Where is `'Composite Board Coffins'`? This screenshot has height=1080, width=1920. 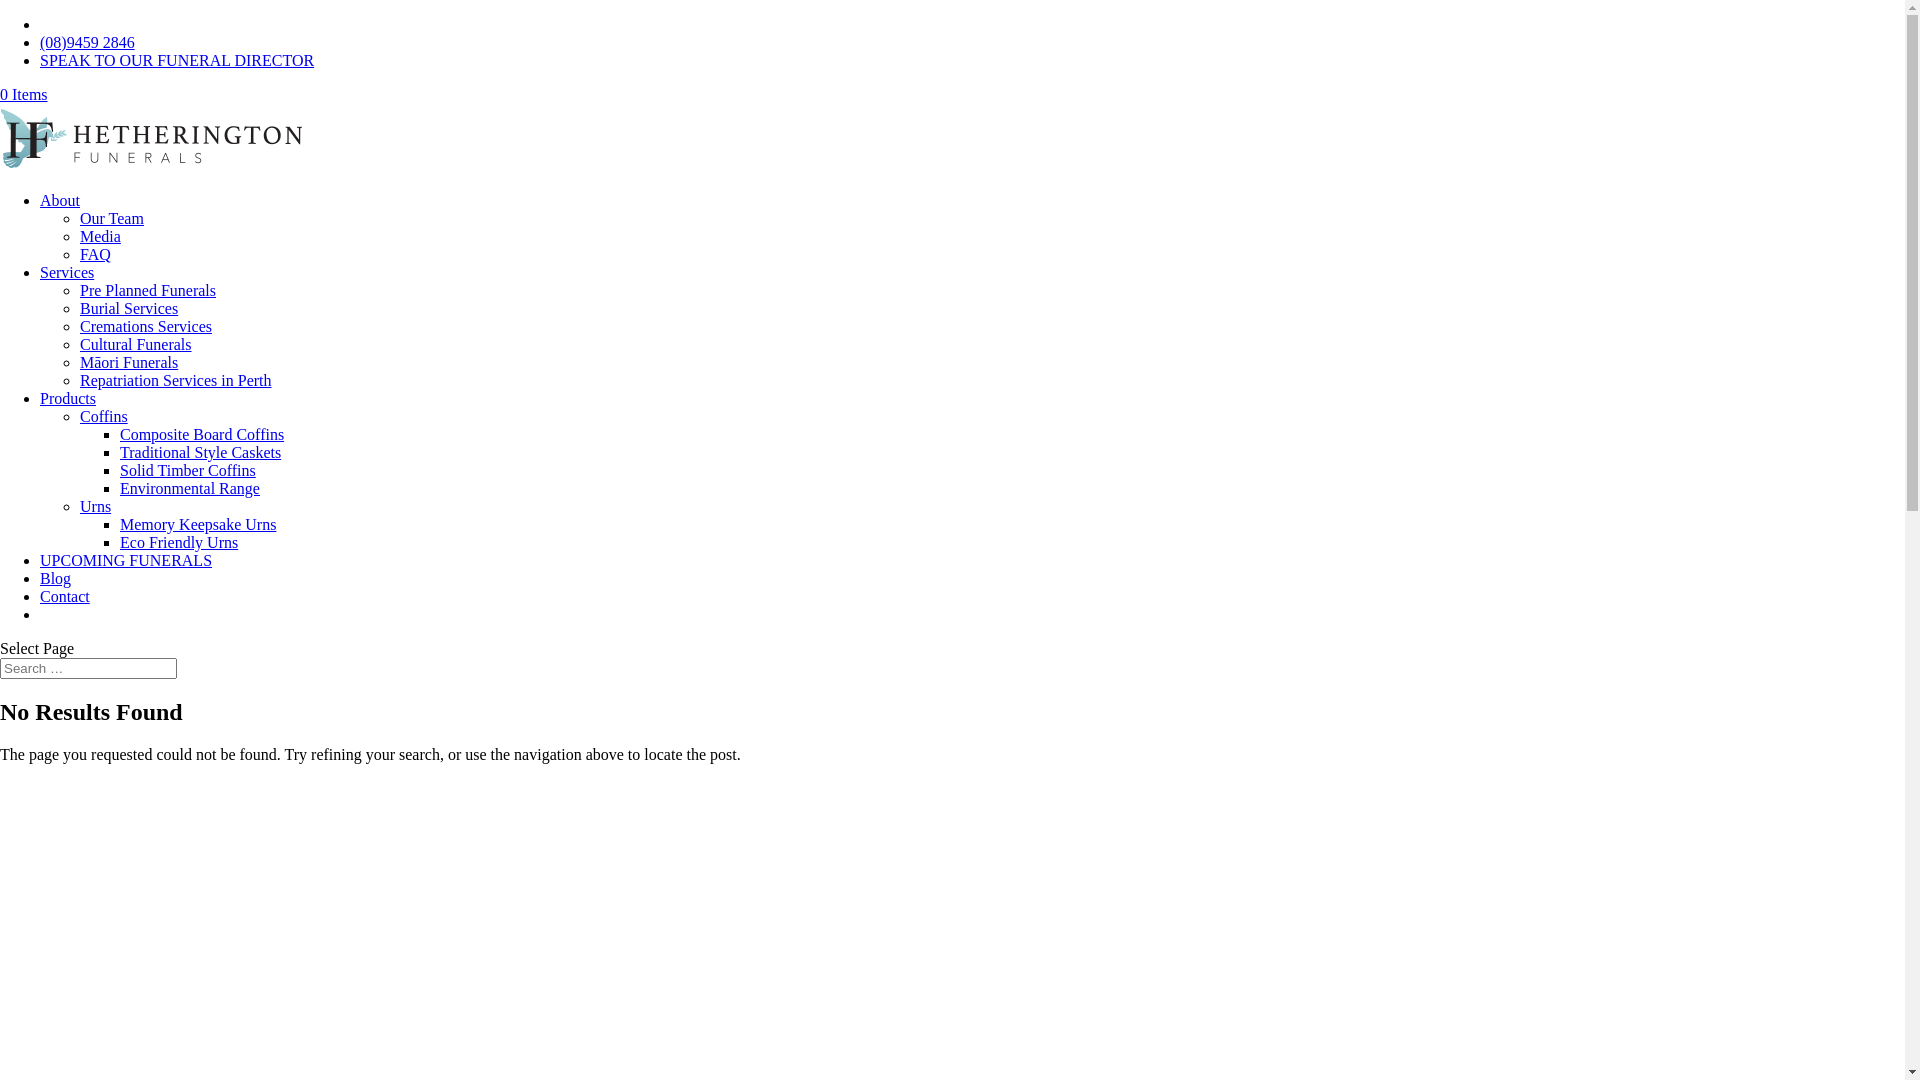 'Composite Board Coffins' is located at coordinates (201, 433).